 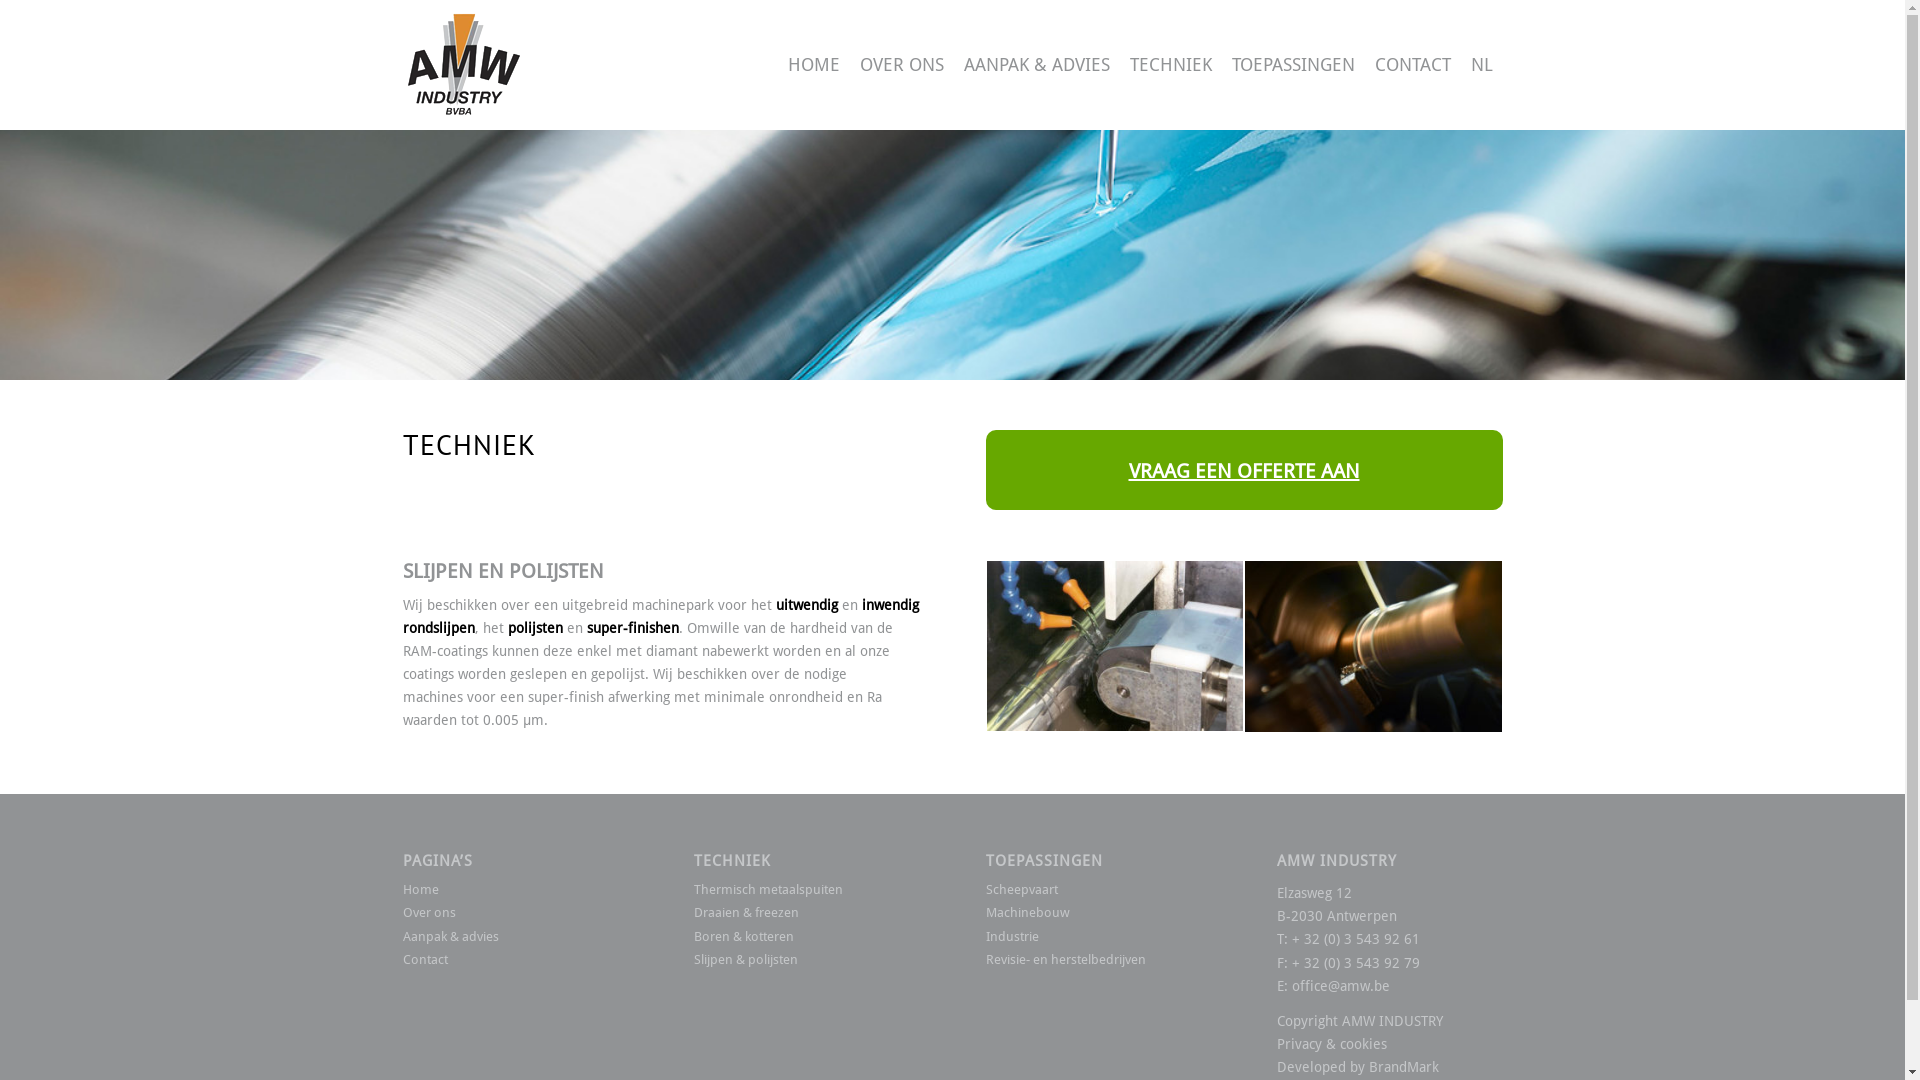 I want to click on 'BrandMark', so click(x=1402, y=1066).